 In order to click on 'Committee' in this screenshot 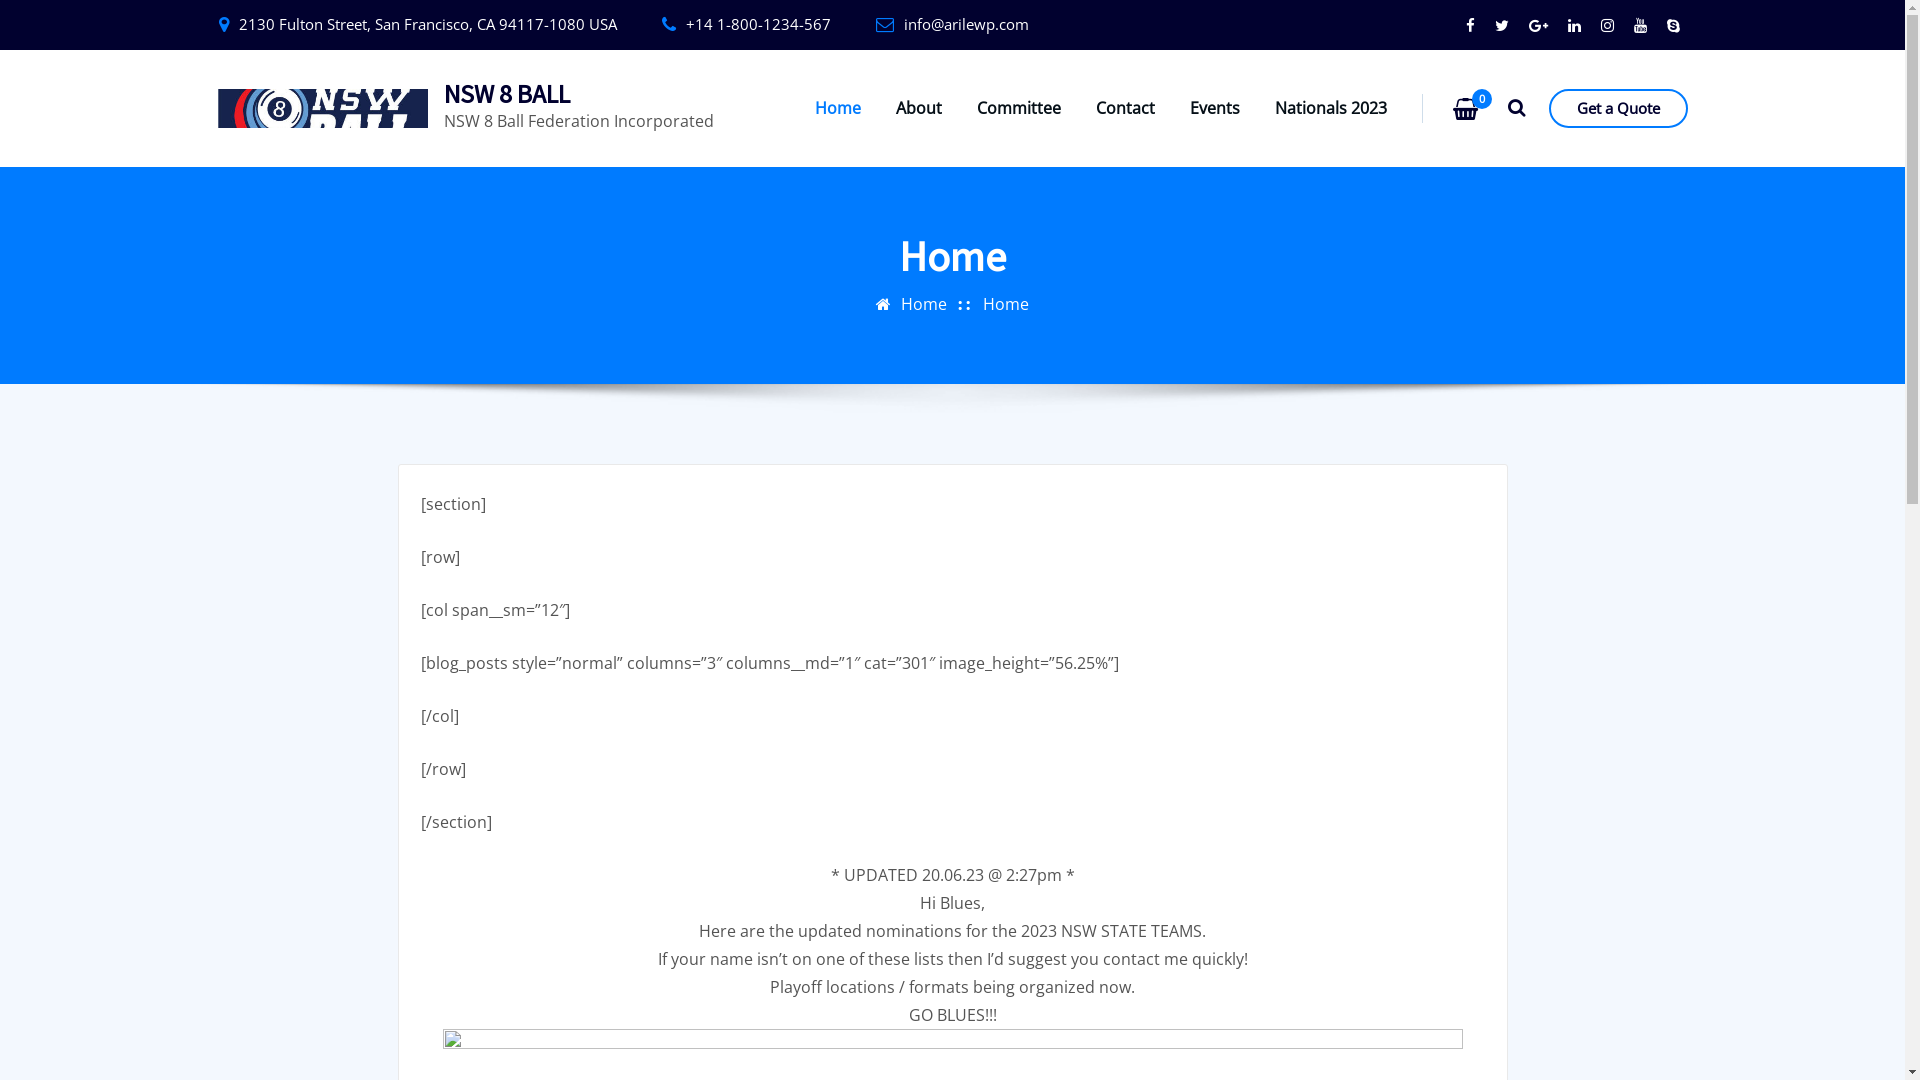, I will do `click(1018, 108)`.